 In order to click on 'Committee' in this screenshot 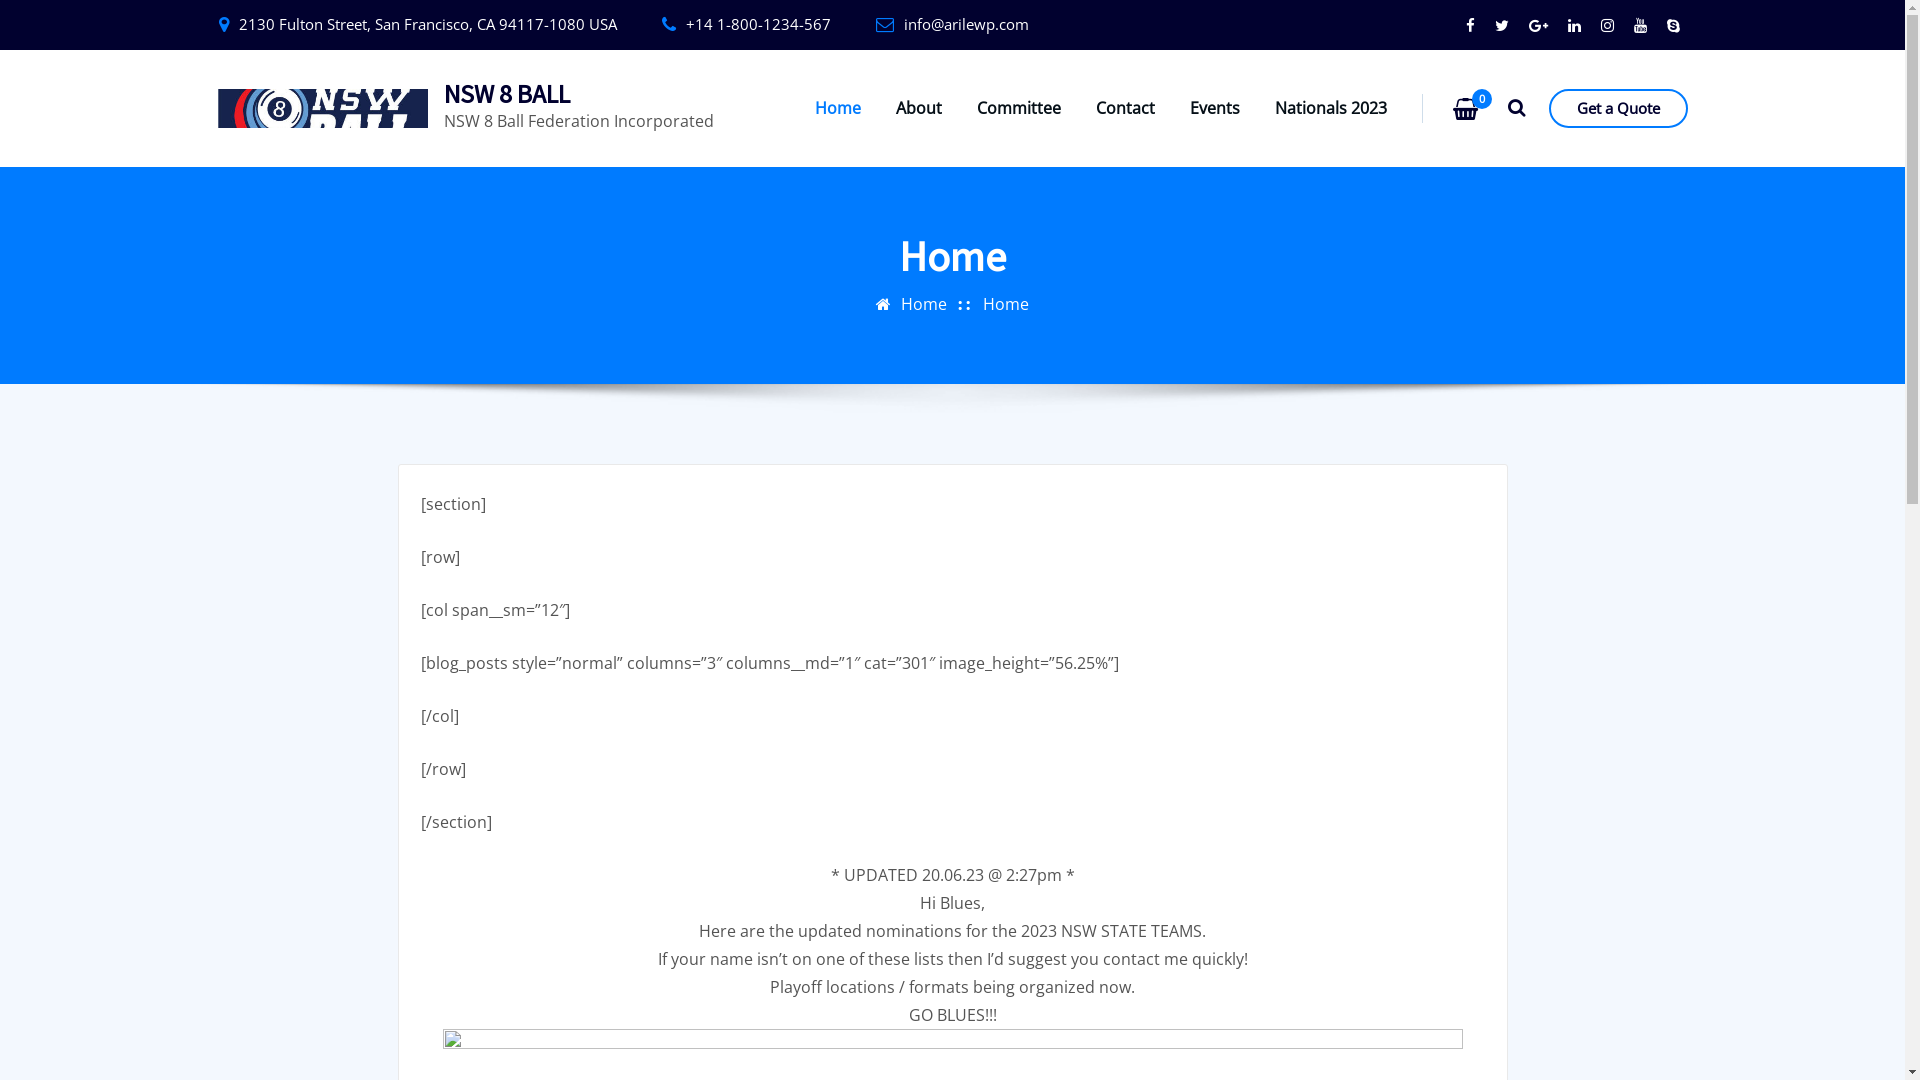, I will do `click(1018, 108)`.